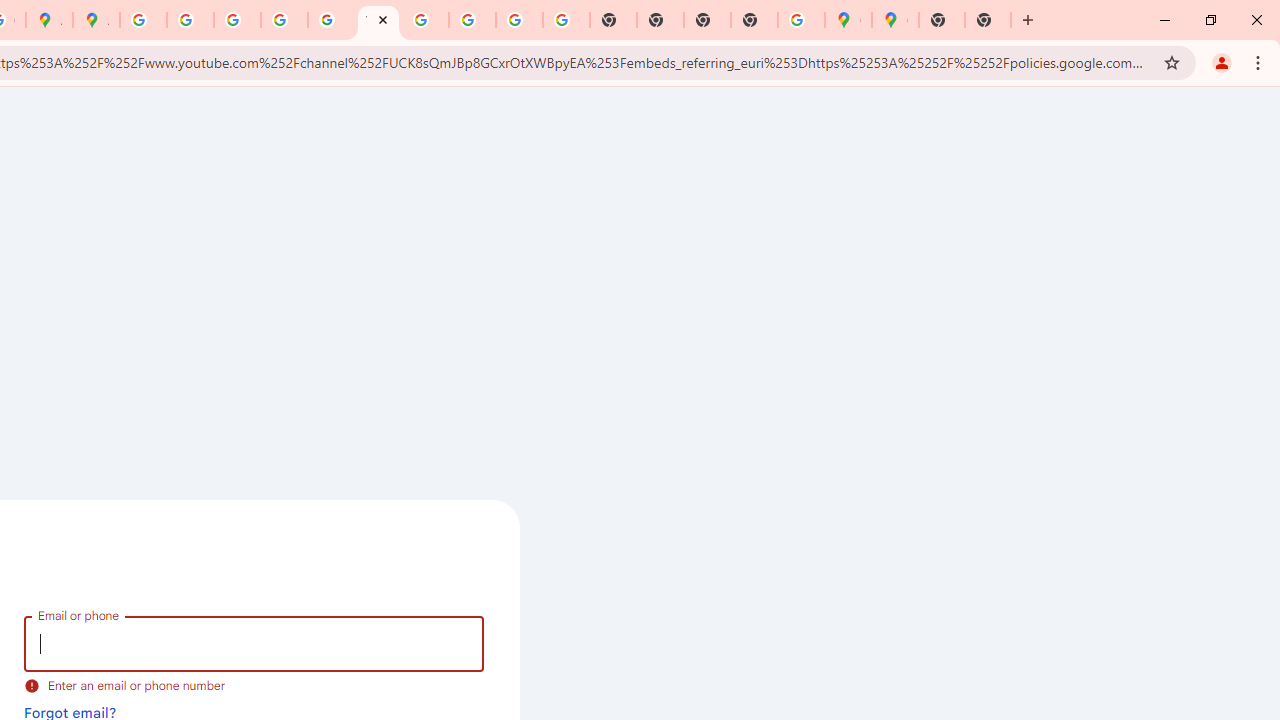 The image size is (1280, 720). What do you see at coordinates (894, 20) in the screenshot?
I see `'Google Maps'` at bounding box center [894, 20].